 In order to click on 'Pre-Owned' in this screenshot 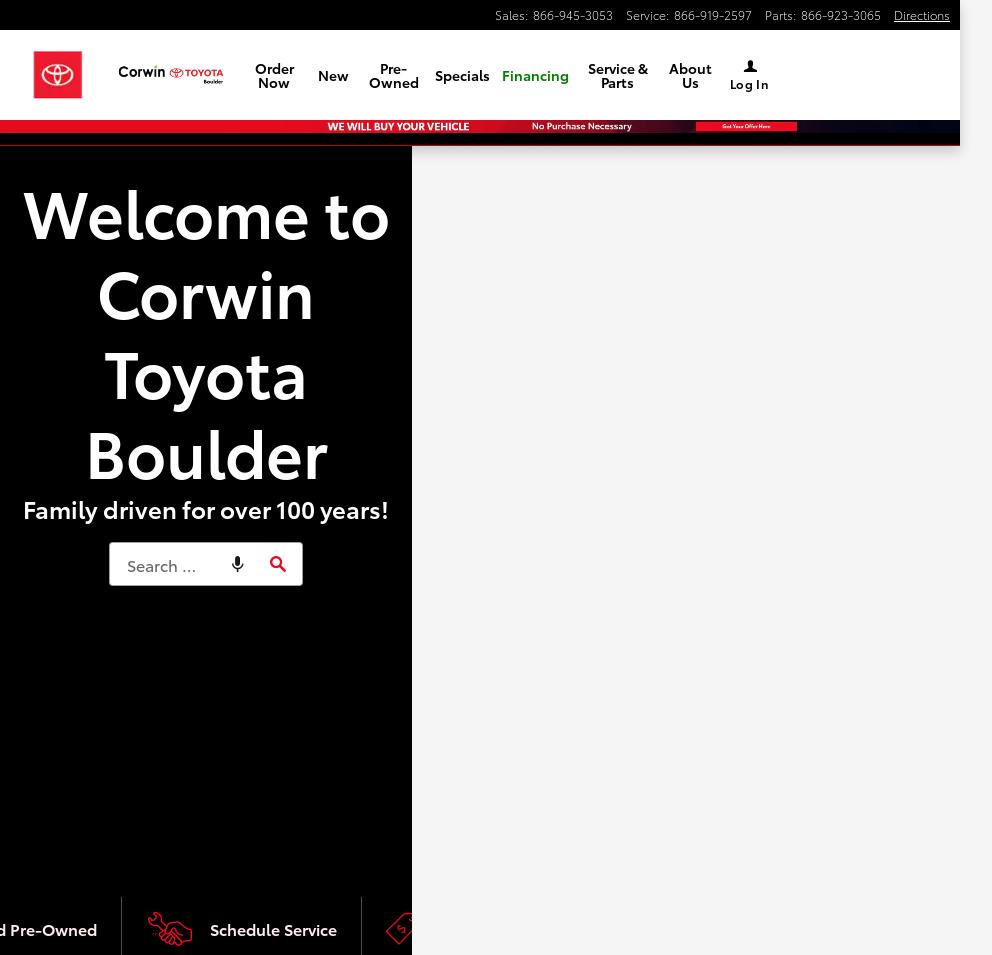, I will do `click(393, 73)`.